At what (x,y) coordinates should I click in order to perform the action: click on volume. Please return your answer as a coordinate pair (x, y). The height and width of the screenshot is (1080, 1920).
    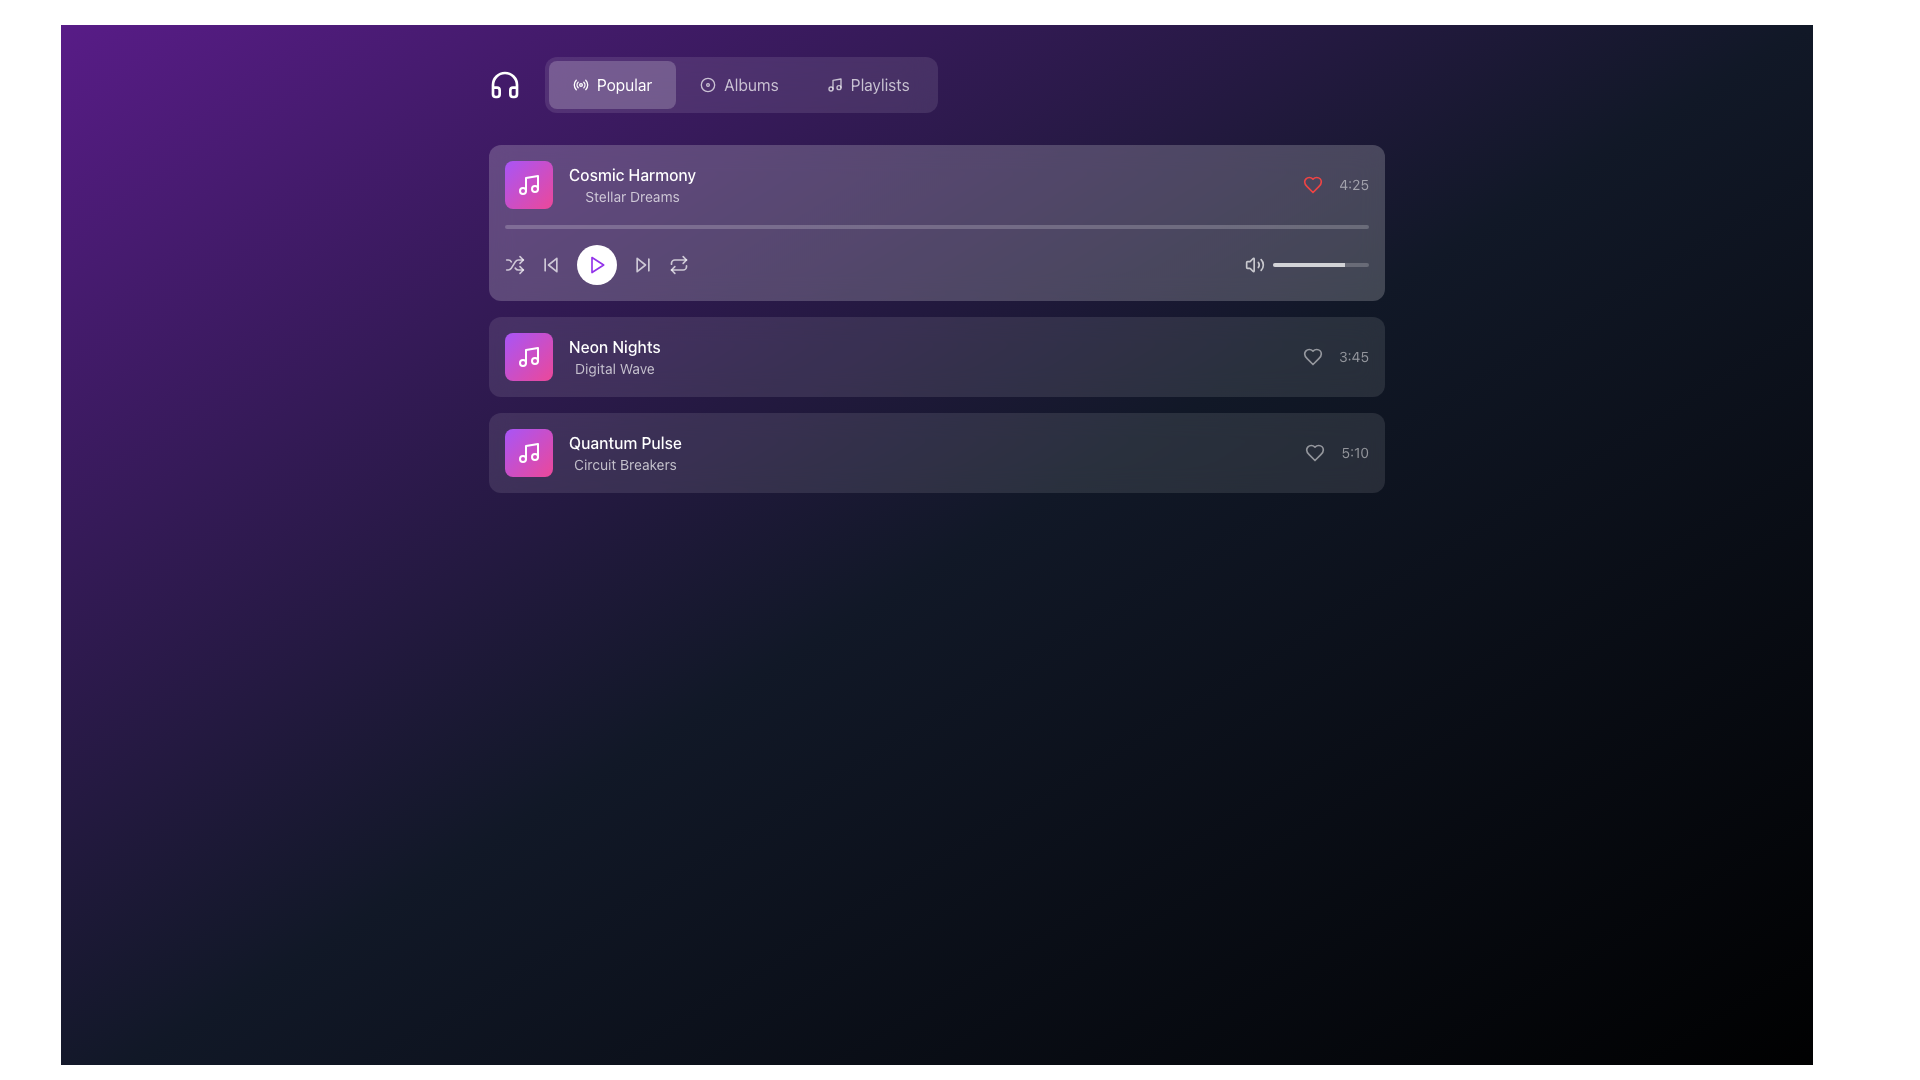
    Looking at the image, I should click on (1326, 264).